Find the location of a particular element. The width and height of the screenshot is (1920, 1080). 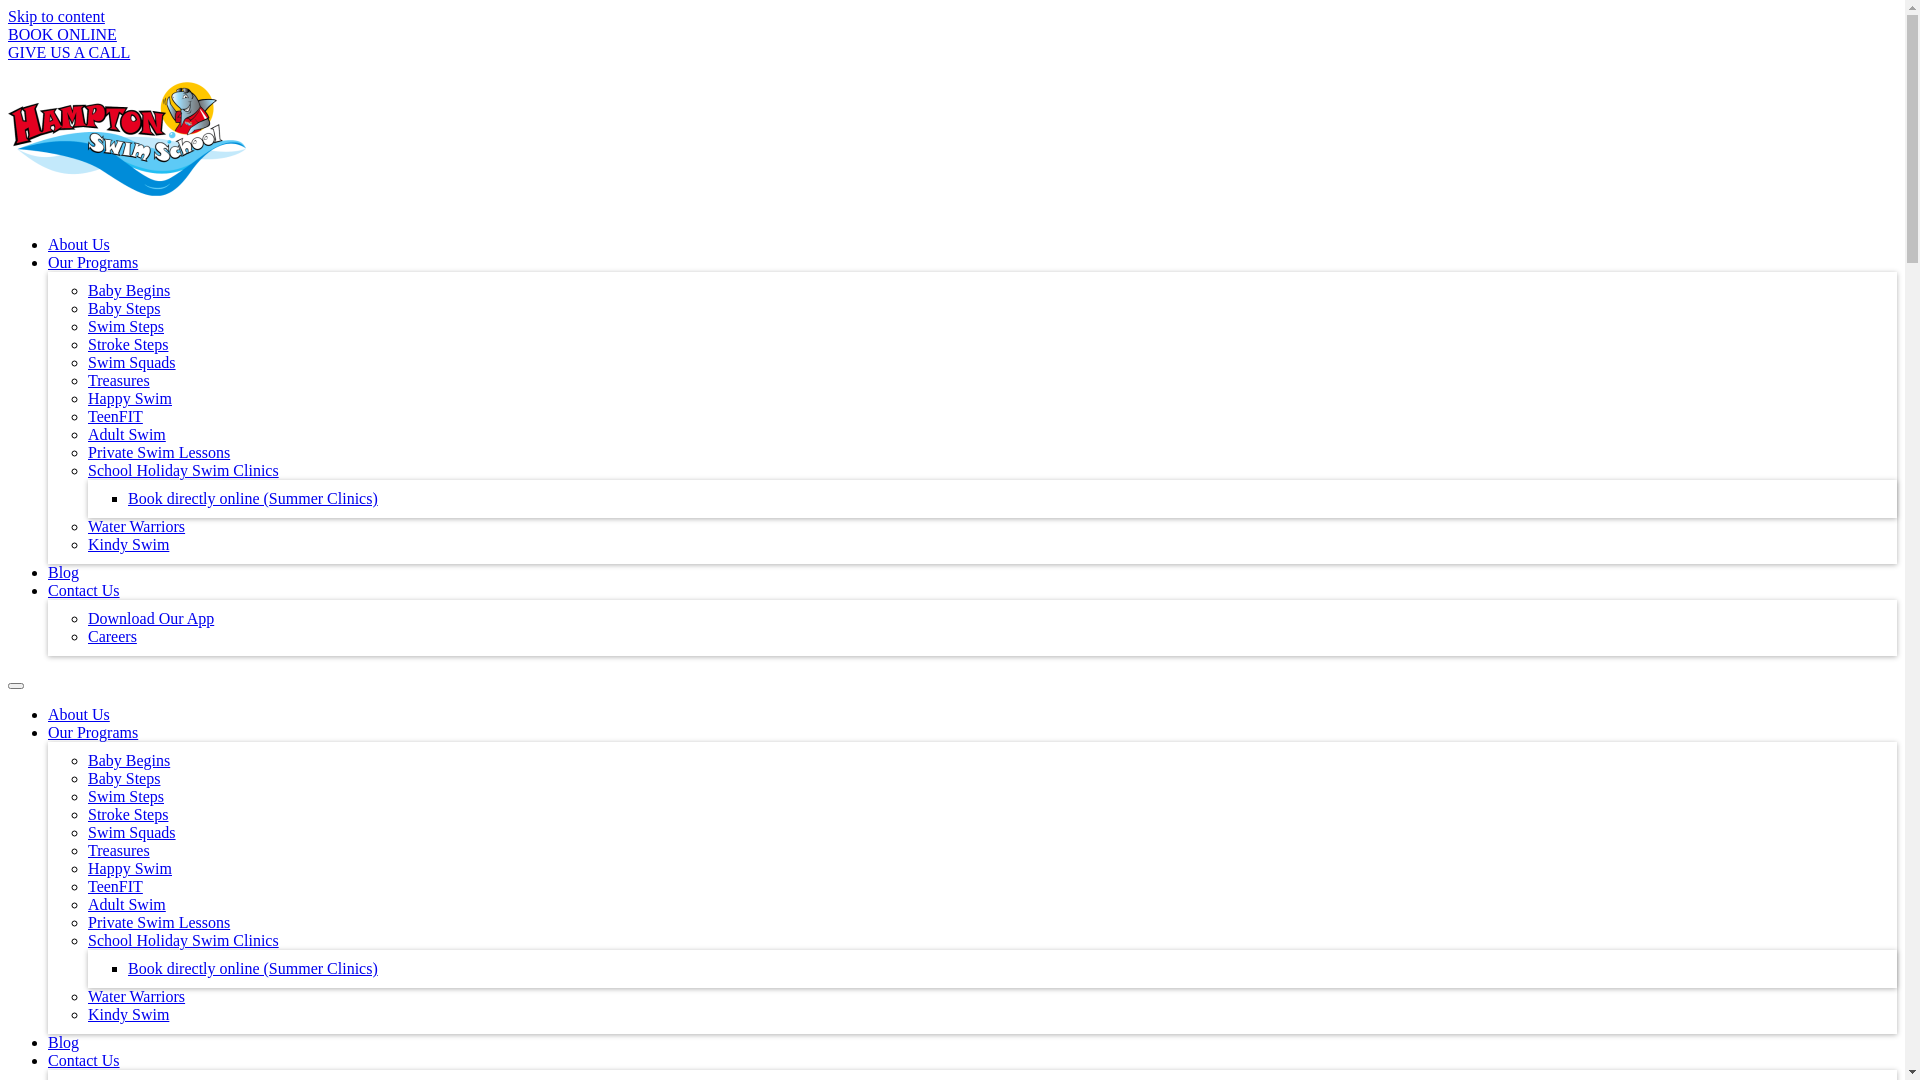

'Contact Us' is located at coordinates (48, 1059).